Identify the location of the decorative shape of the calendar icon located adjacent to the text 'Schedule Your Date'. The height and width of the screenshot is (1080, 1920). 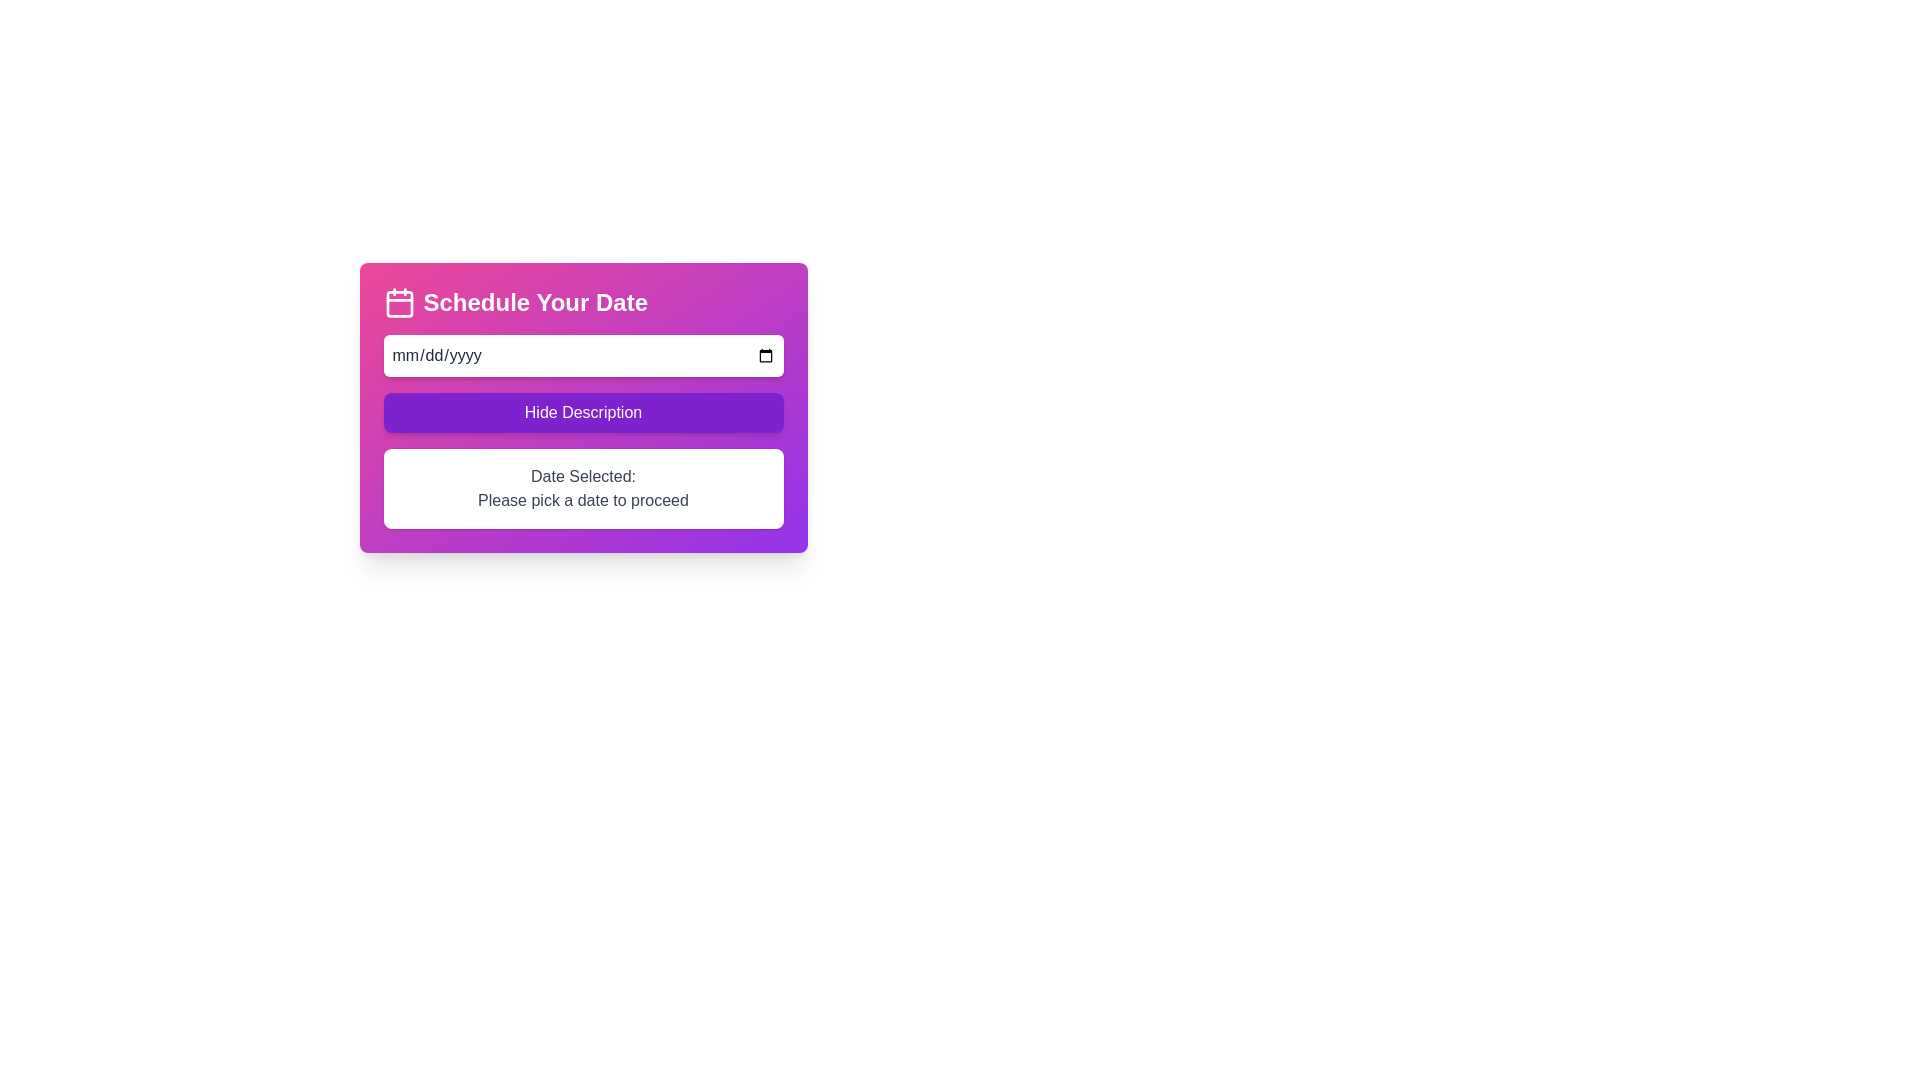
(399, 304).